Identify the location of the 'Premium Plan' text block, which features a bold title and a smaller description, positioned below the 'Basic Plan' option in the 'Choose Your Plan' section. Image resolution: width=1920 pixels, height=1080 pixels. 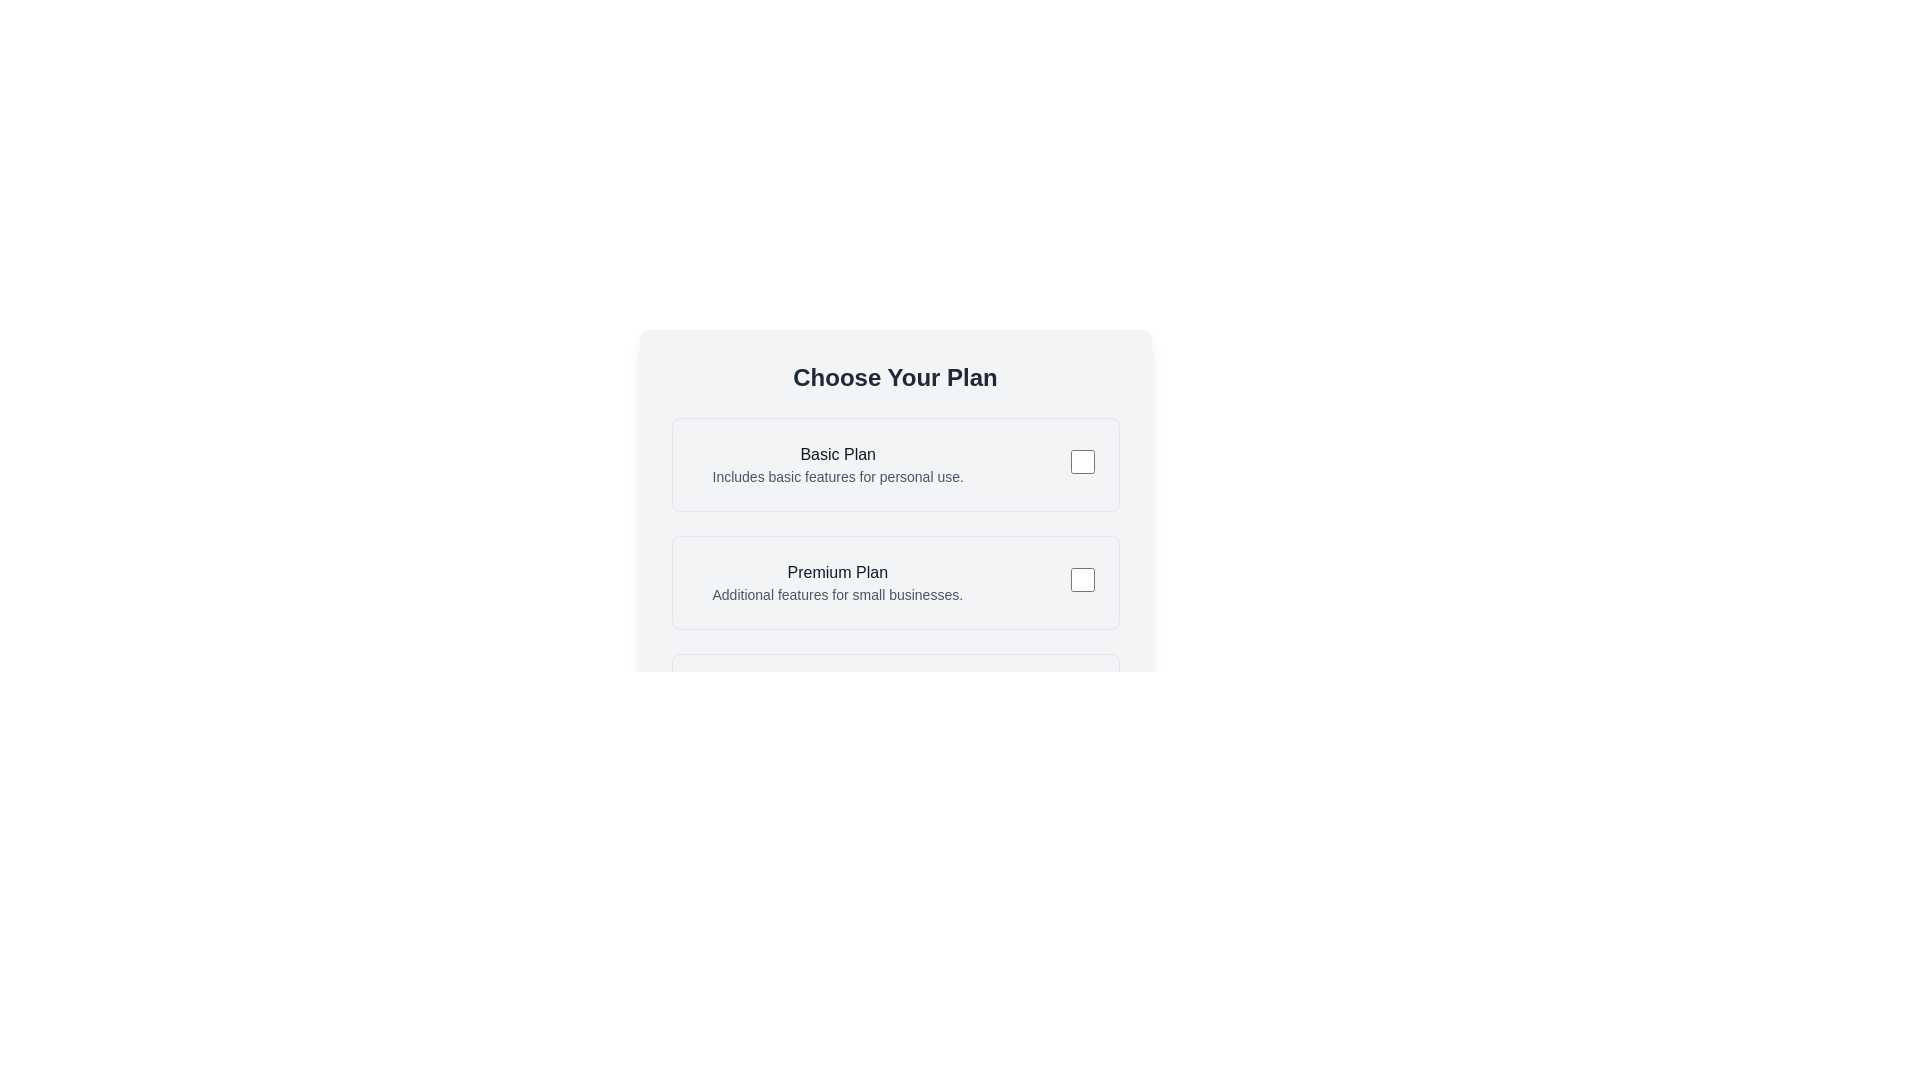
(829, 582).